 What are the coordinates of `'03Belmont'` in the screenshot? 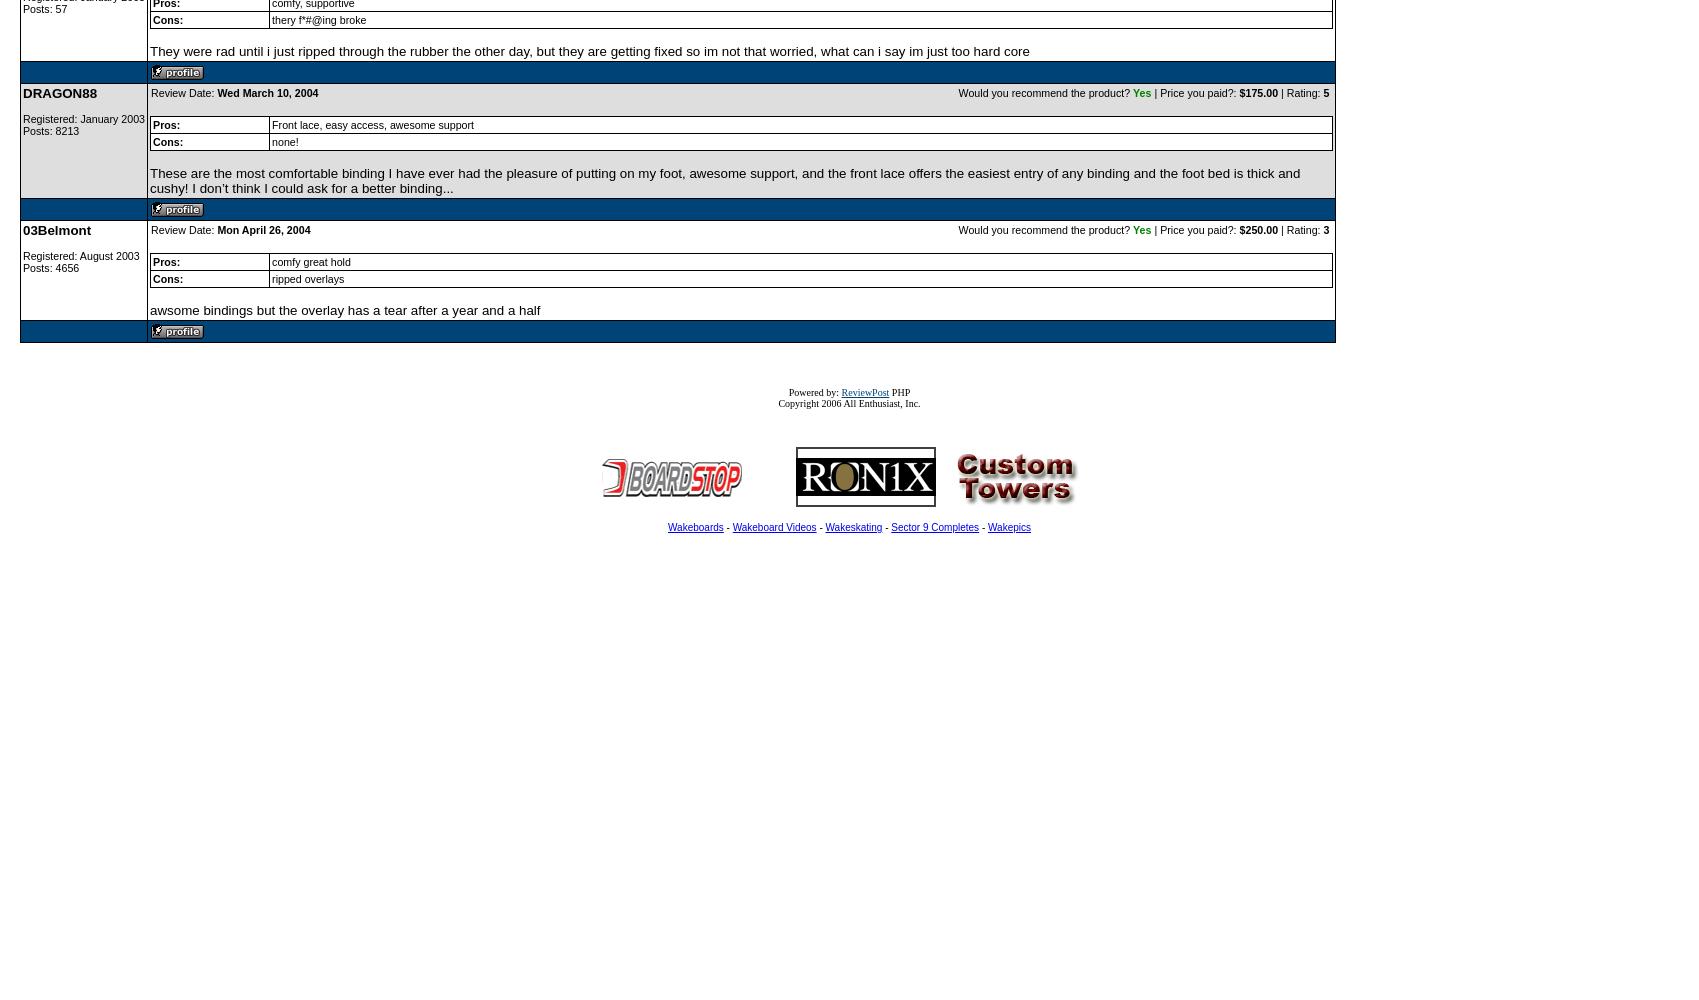 It's located at (56, 229).